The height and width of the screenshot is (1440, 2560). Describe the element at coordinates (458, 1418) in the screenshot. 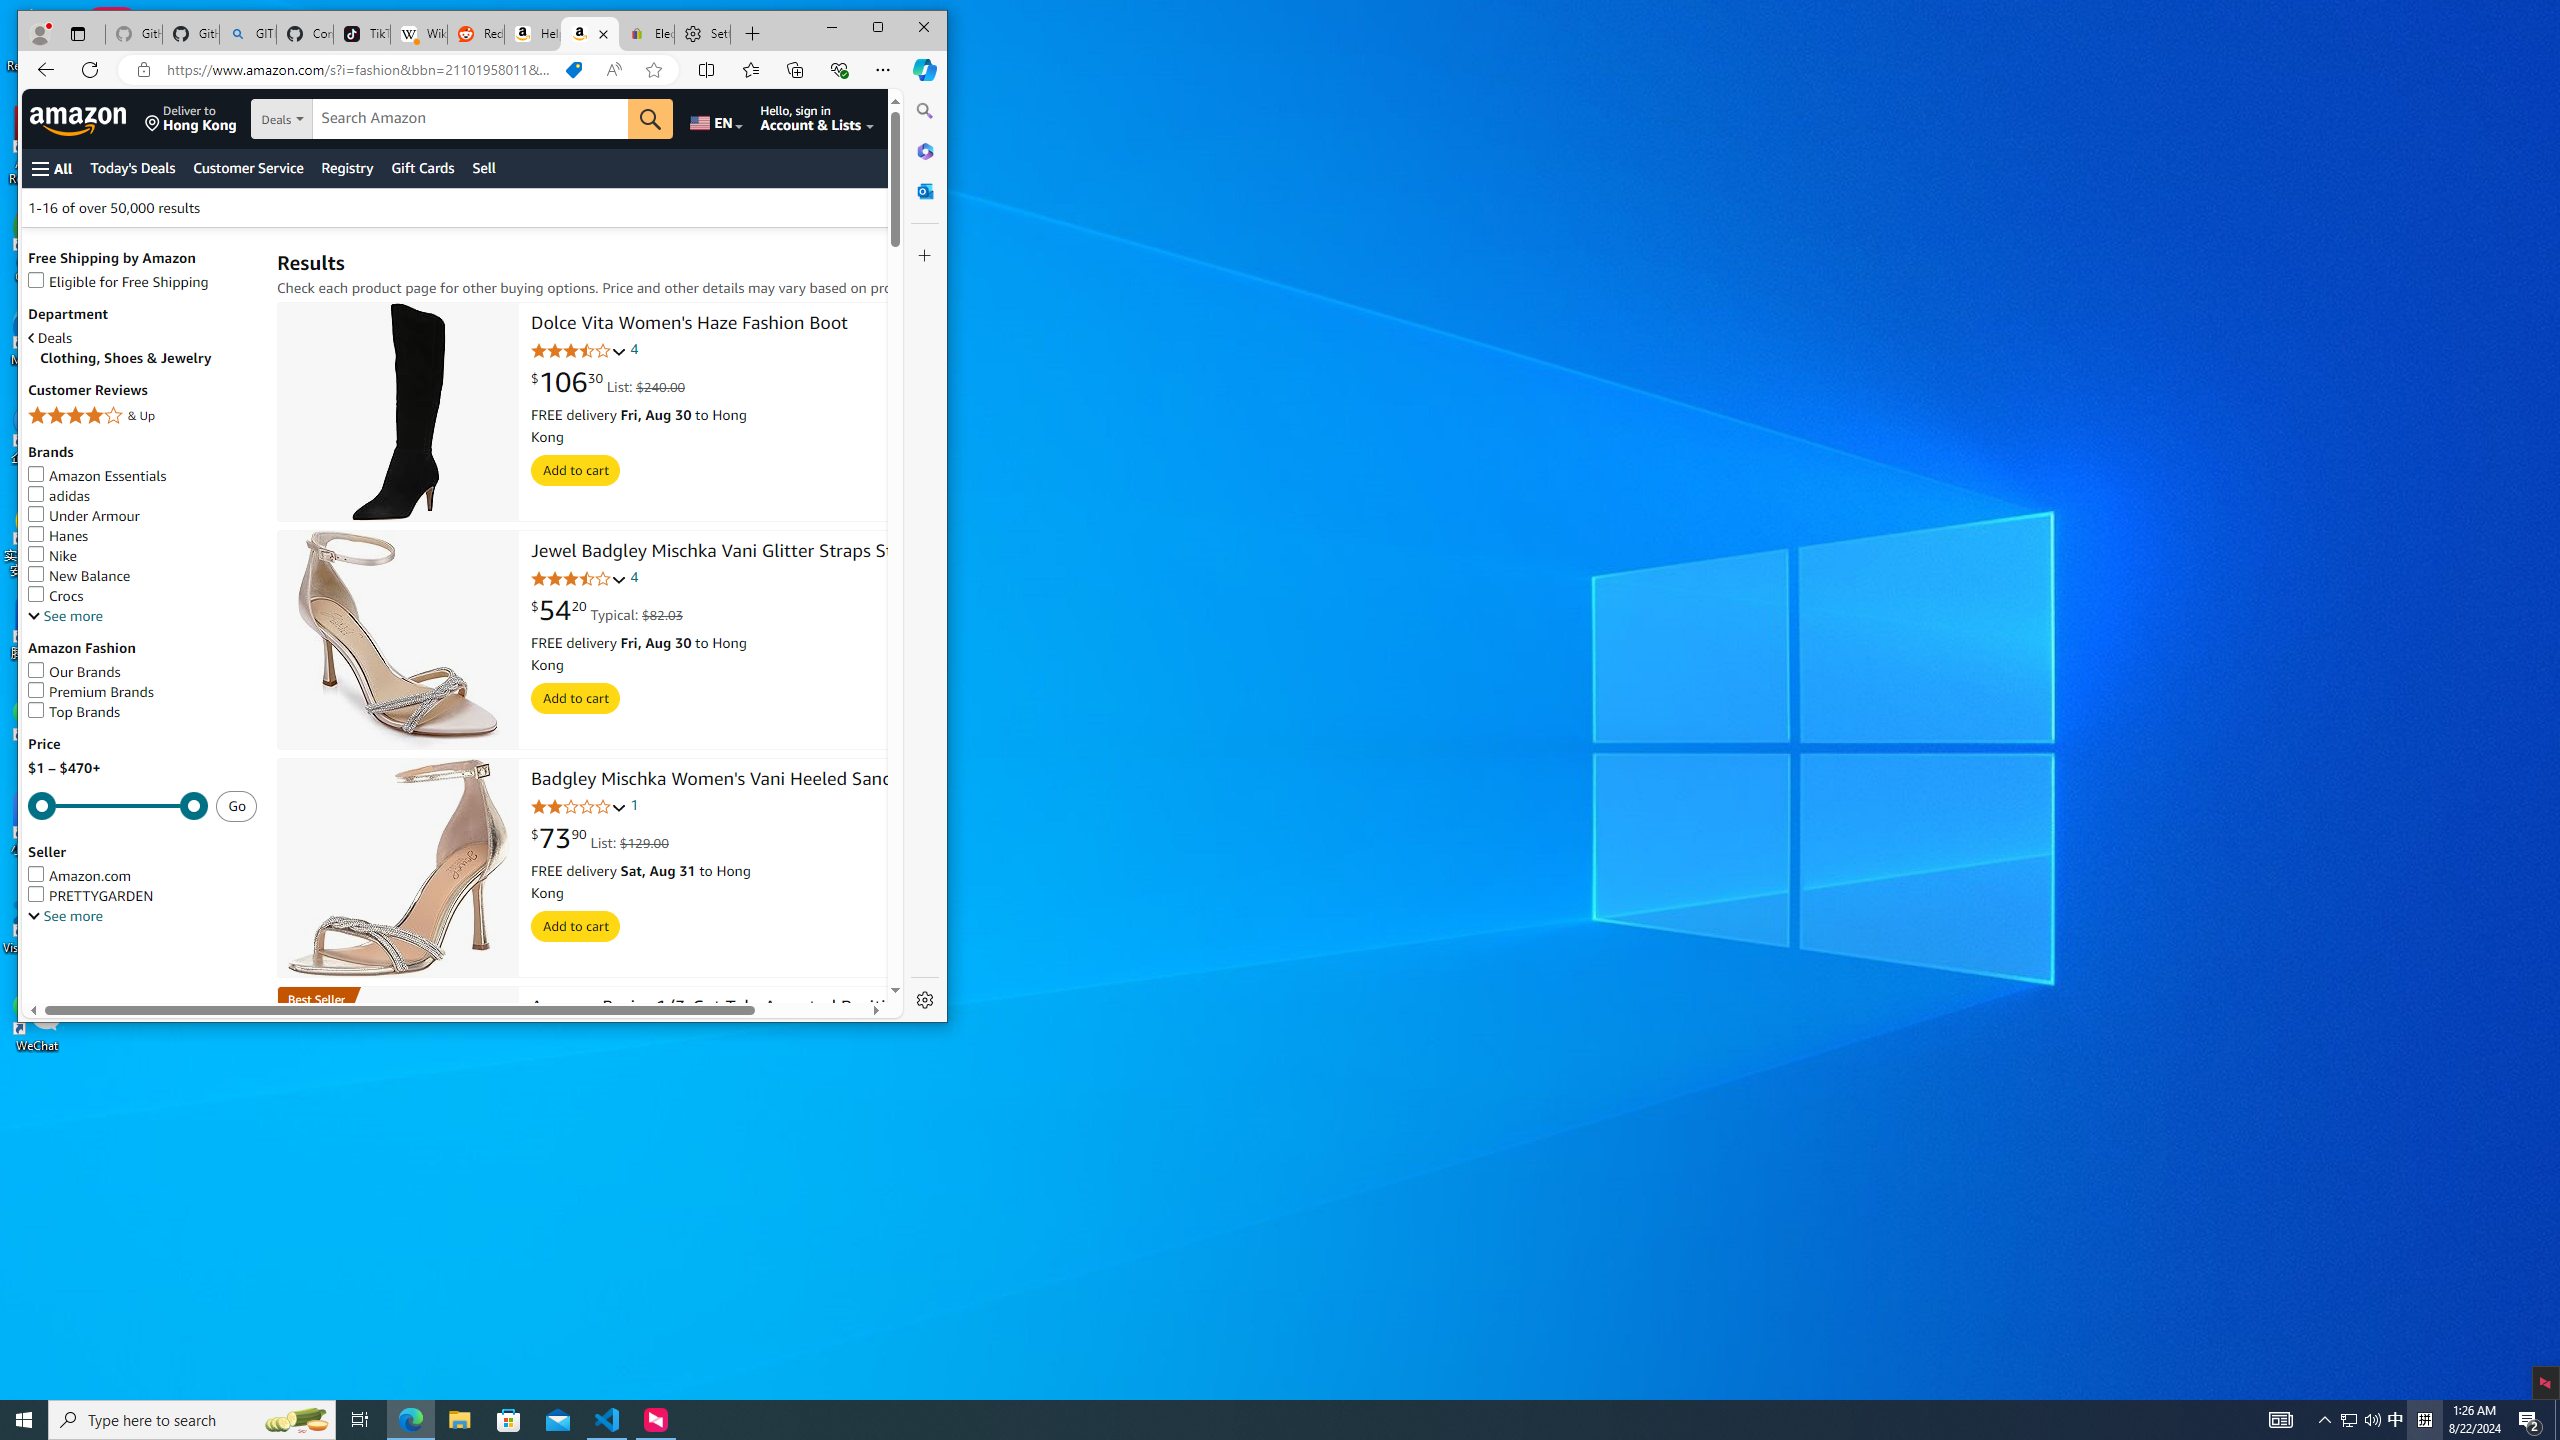

I see `'File Explorer'` at that location.